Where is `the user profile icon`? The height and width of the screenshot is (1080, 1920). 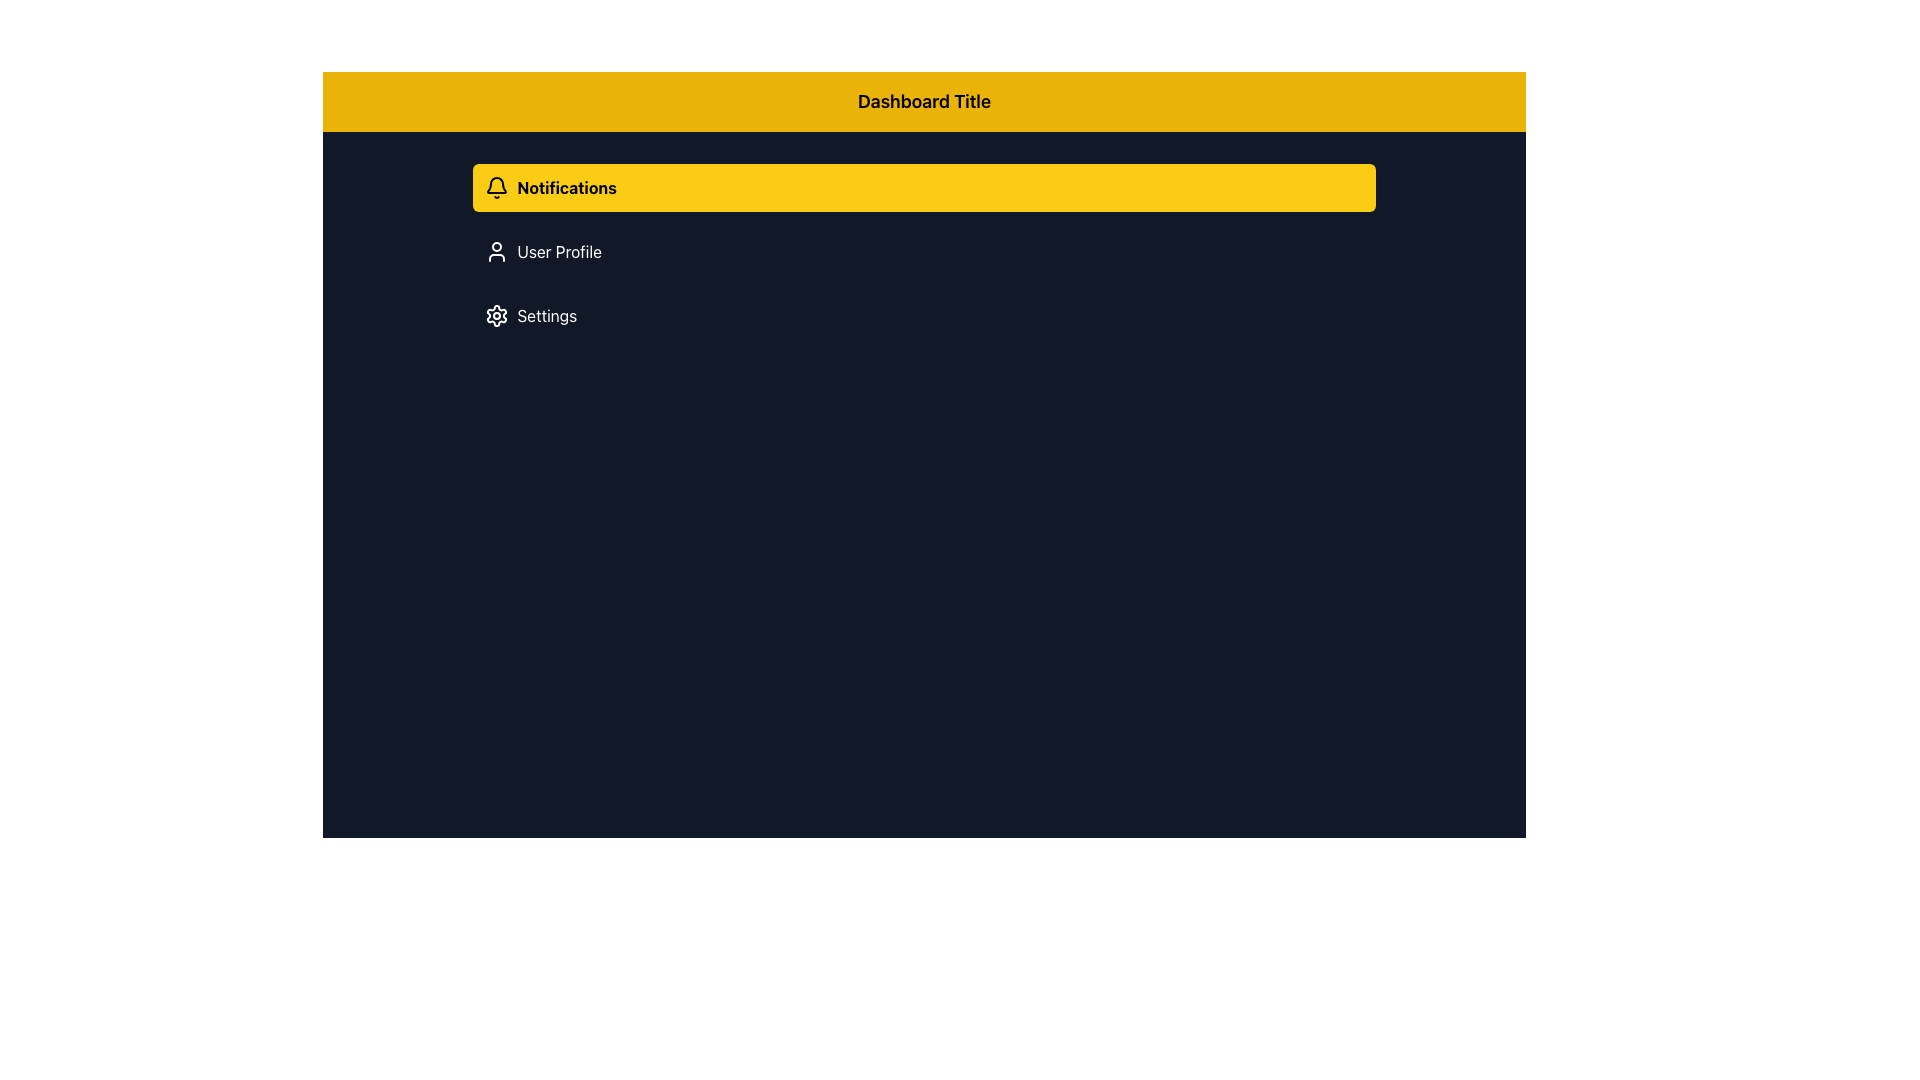
the user profile icon is located at coordinates (497, 250).